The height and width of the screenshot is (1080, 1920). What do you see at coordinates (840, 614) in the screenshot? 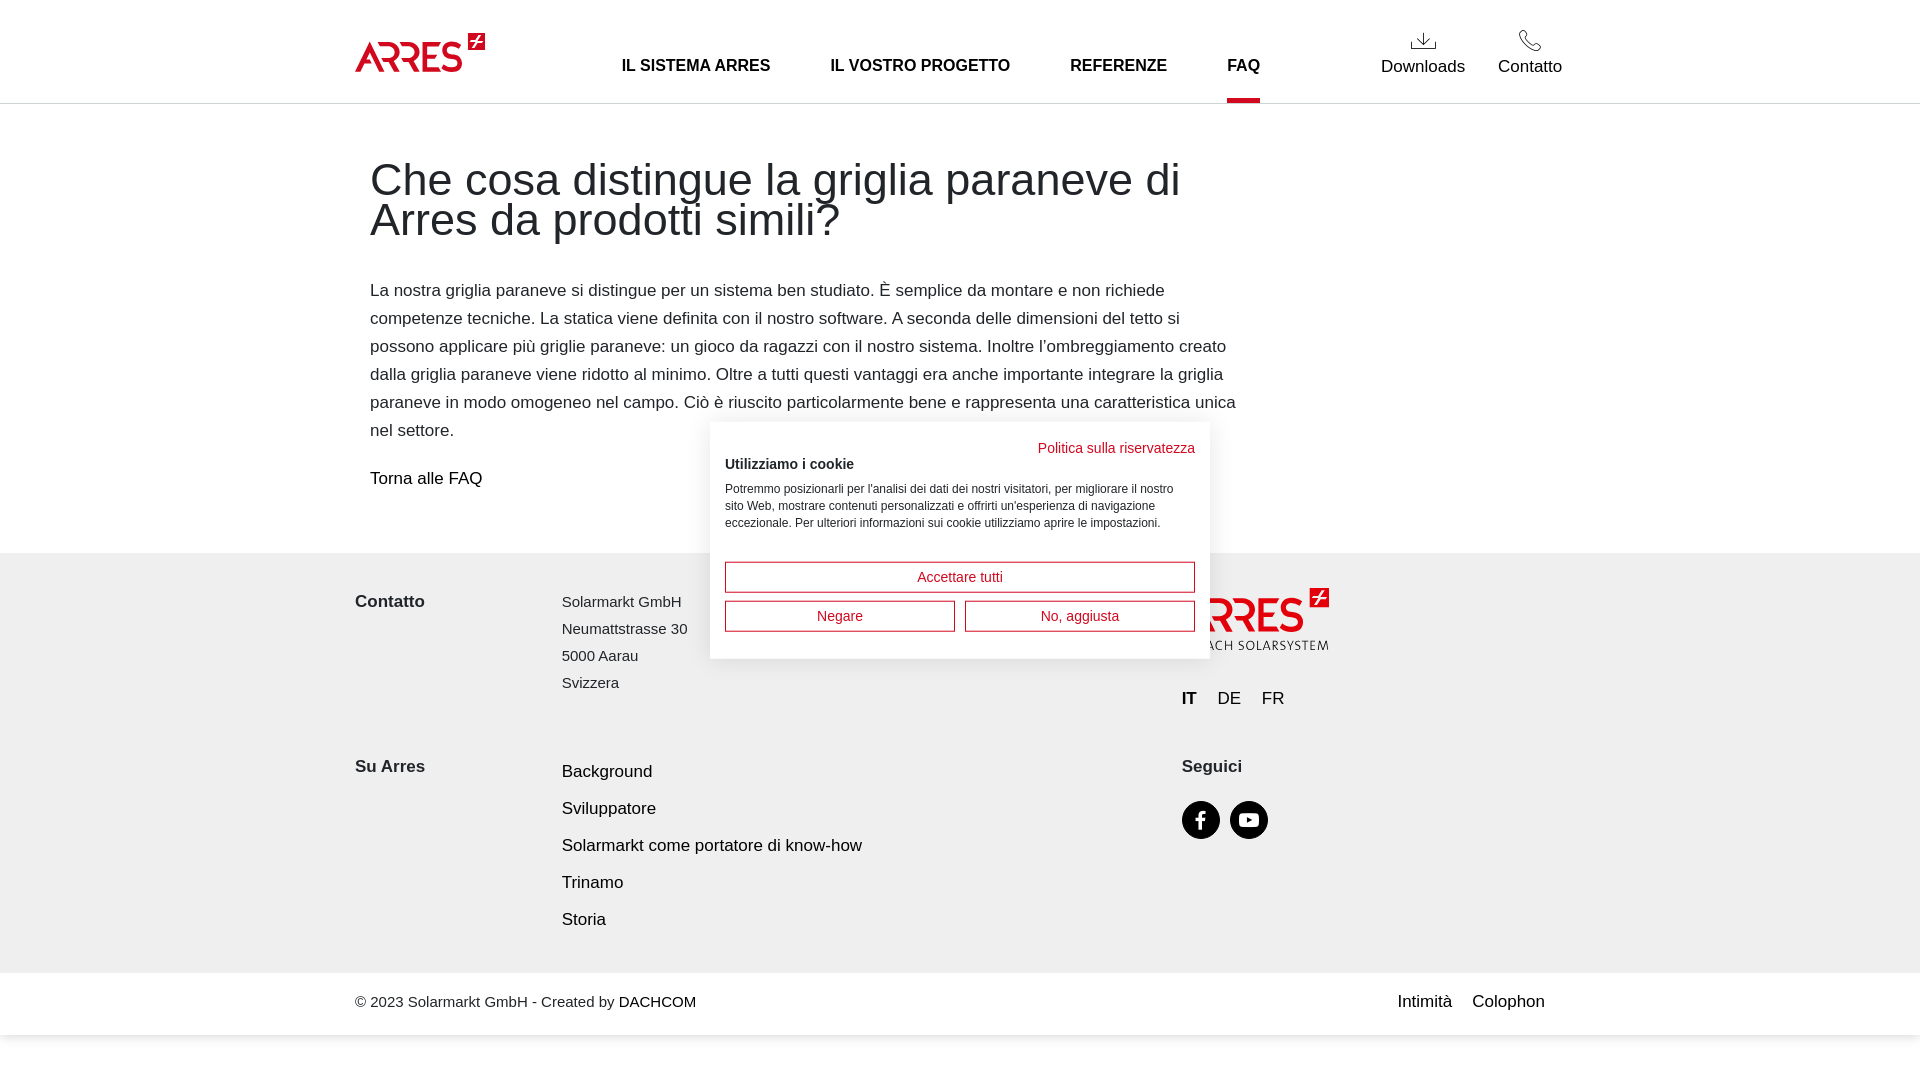
I see `'Negare'` at bounding box center [840, 614].